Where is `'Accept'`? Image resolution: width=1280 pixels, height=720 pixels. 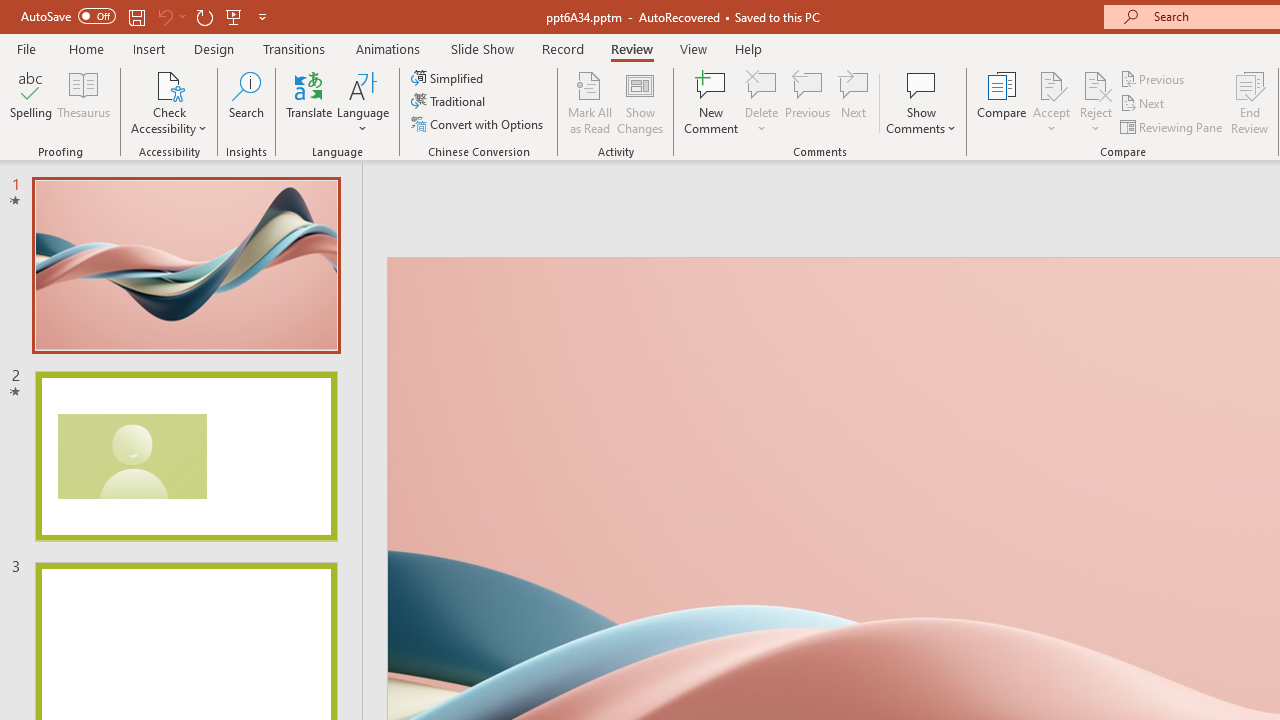 'Accept' is located at coordinates (1050, 103).